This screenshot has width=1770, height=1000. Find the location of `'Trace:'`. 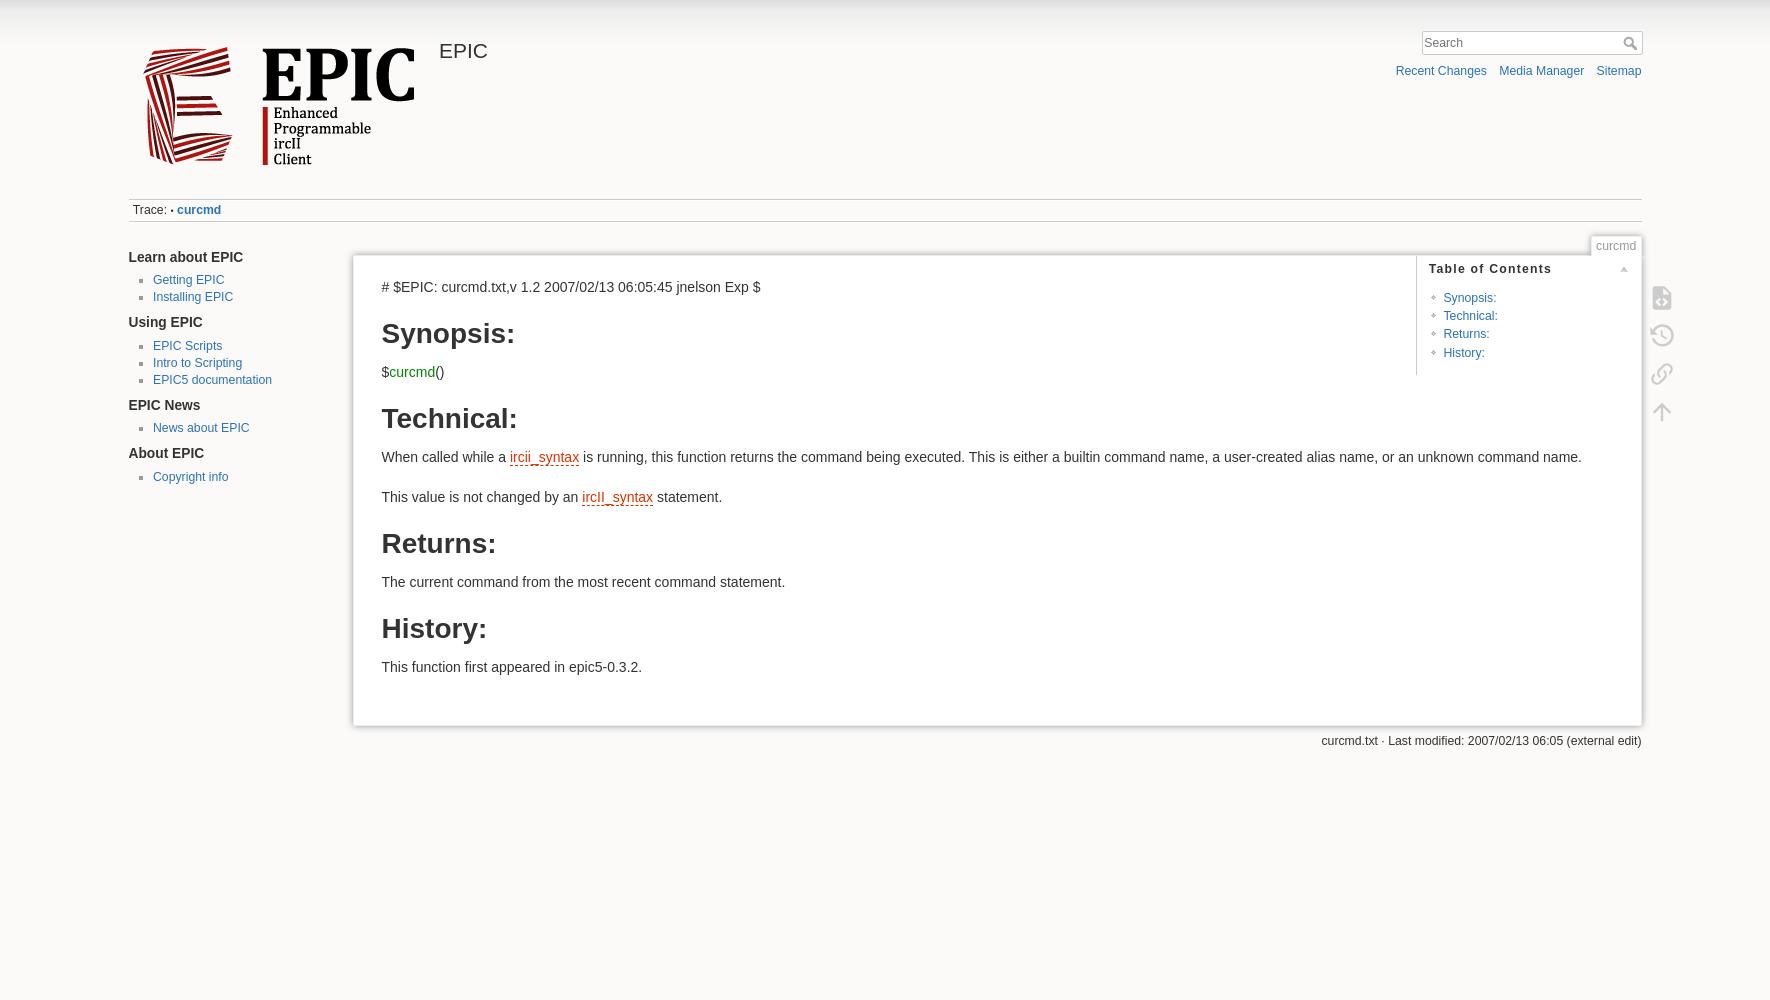

'Trace:' is located at coordinates (149, 209).